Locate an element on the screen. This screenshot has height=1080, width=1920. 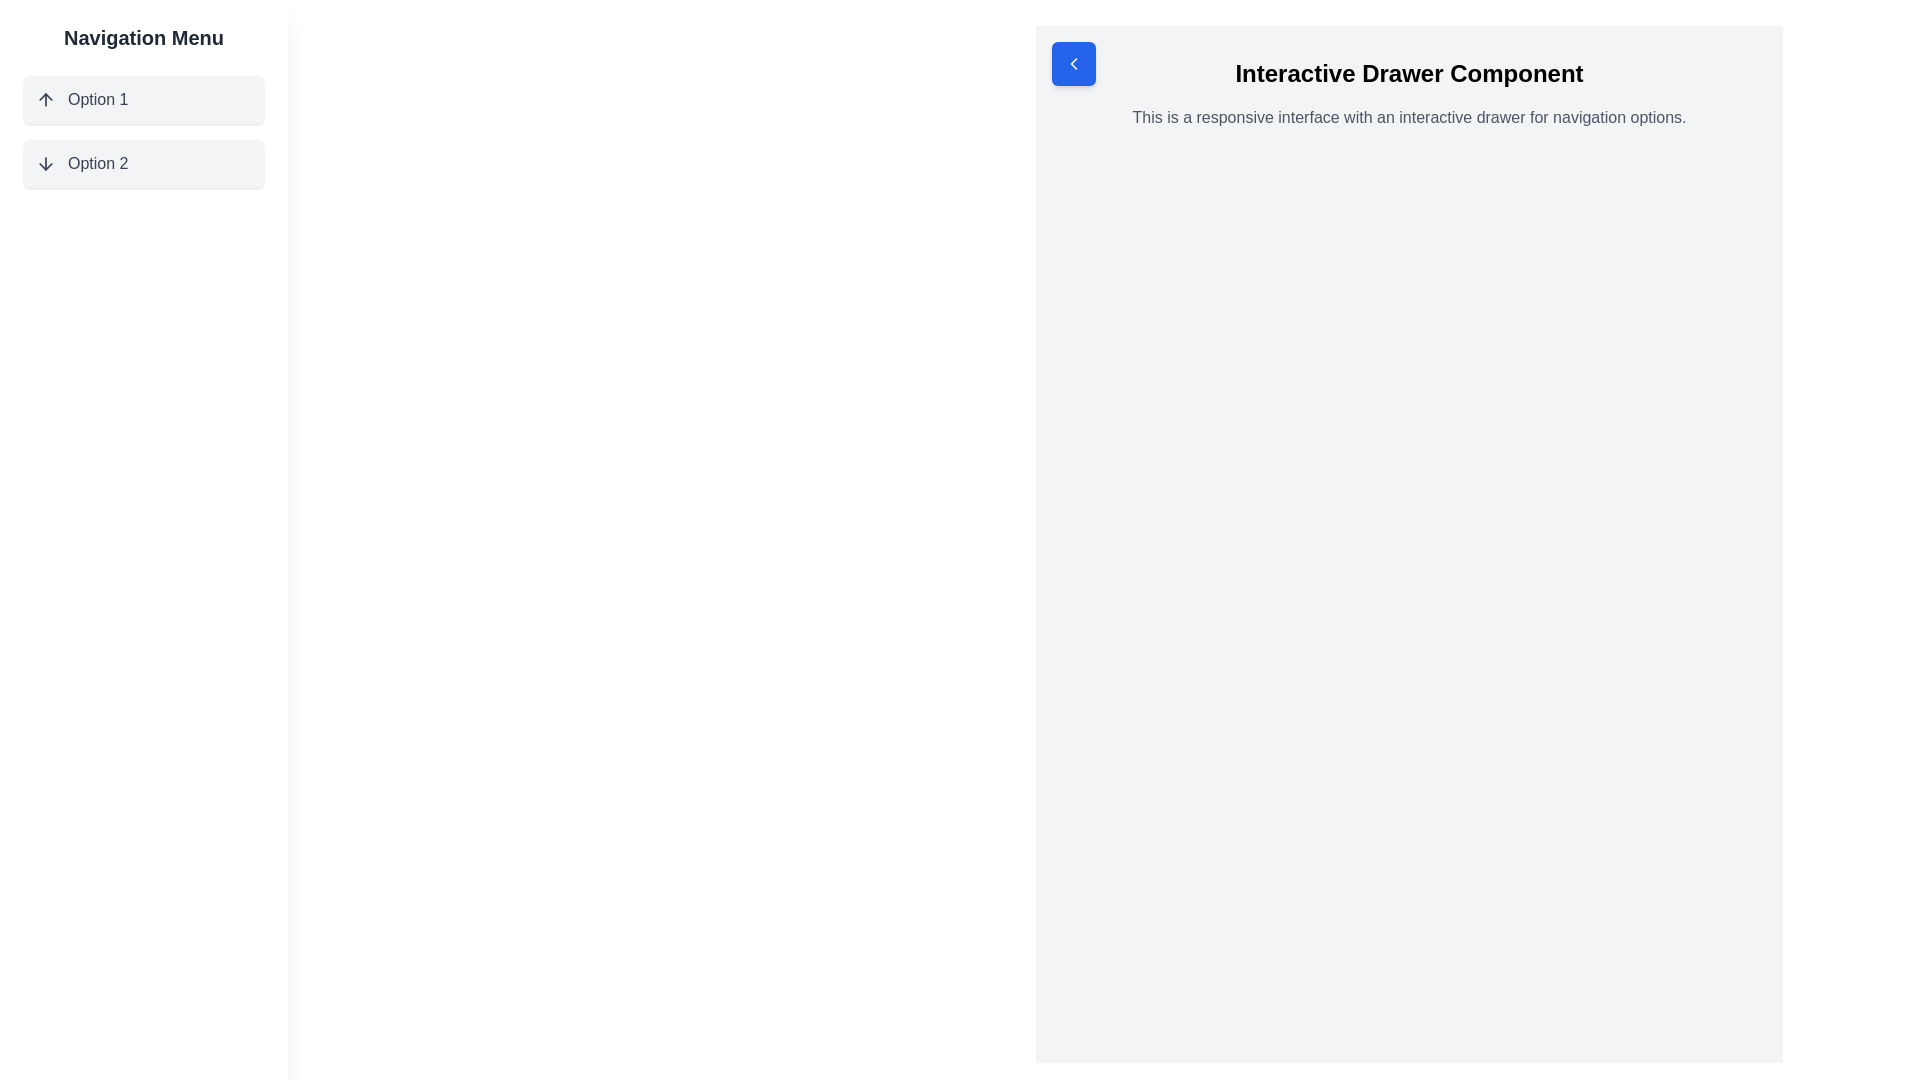
the static text heading located at the top of the sidebar, which serves as the title for the navigation panel is located at coordinates (143, 38).